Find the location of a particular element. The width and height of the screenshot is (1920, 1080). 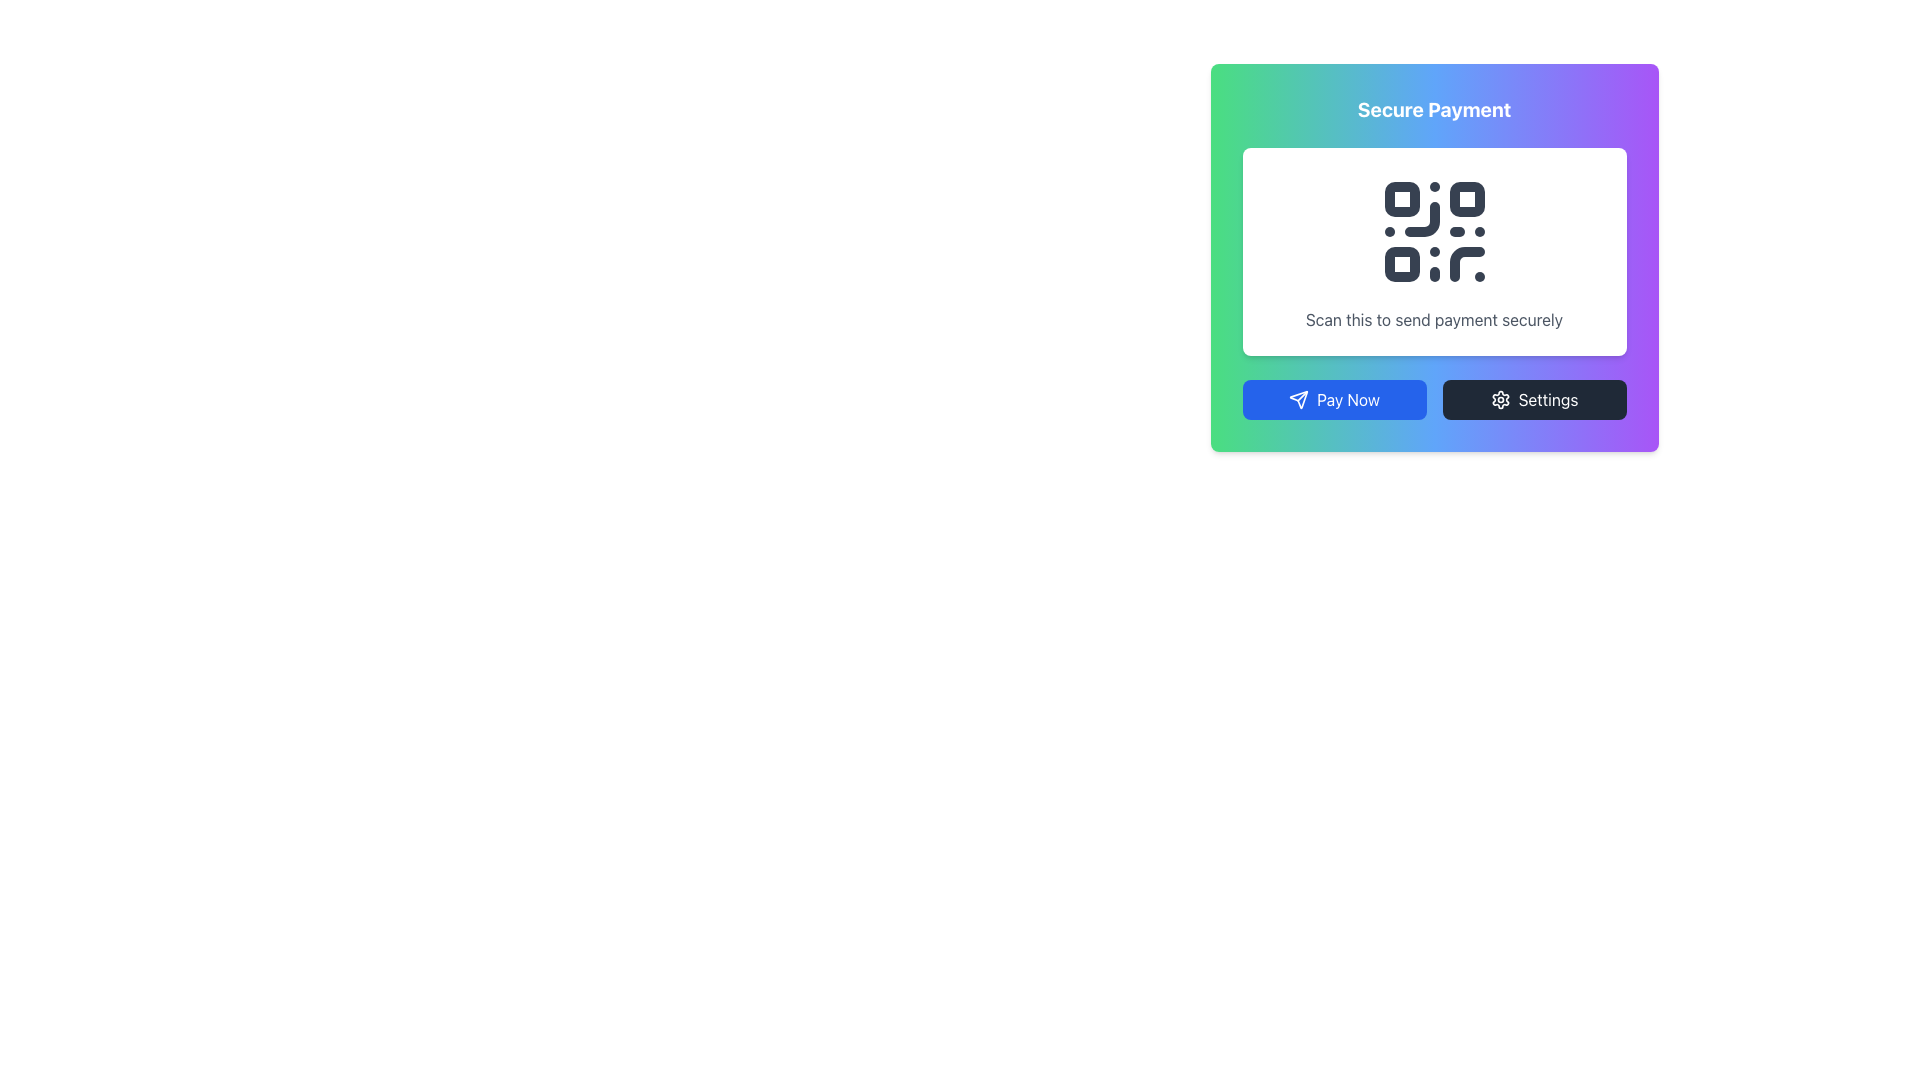

the 'Pay Now' button which contains a white paper airplane icon on a blue background, located at the bottom-left corner of the payment interface card to initiate the action is located at coordinates (1299, 400).